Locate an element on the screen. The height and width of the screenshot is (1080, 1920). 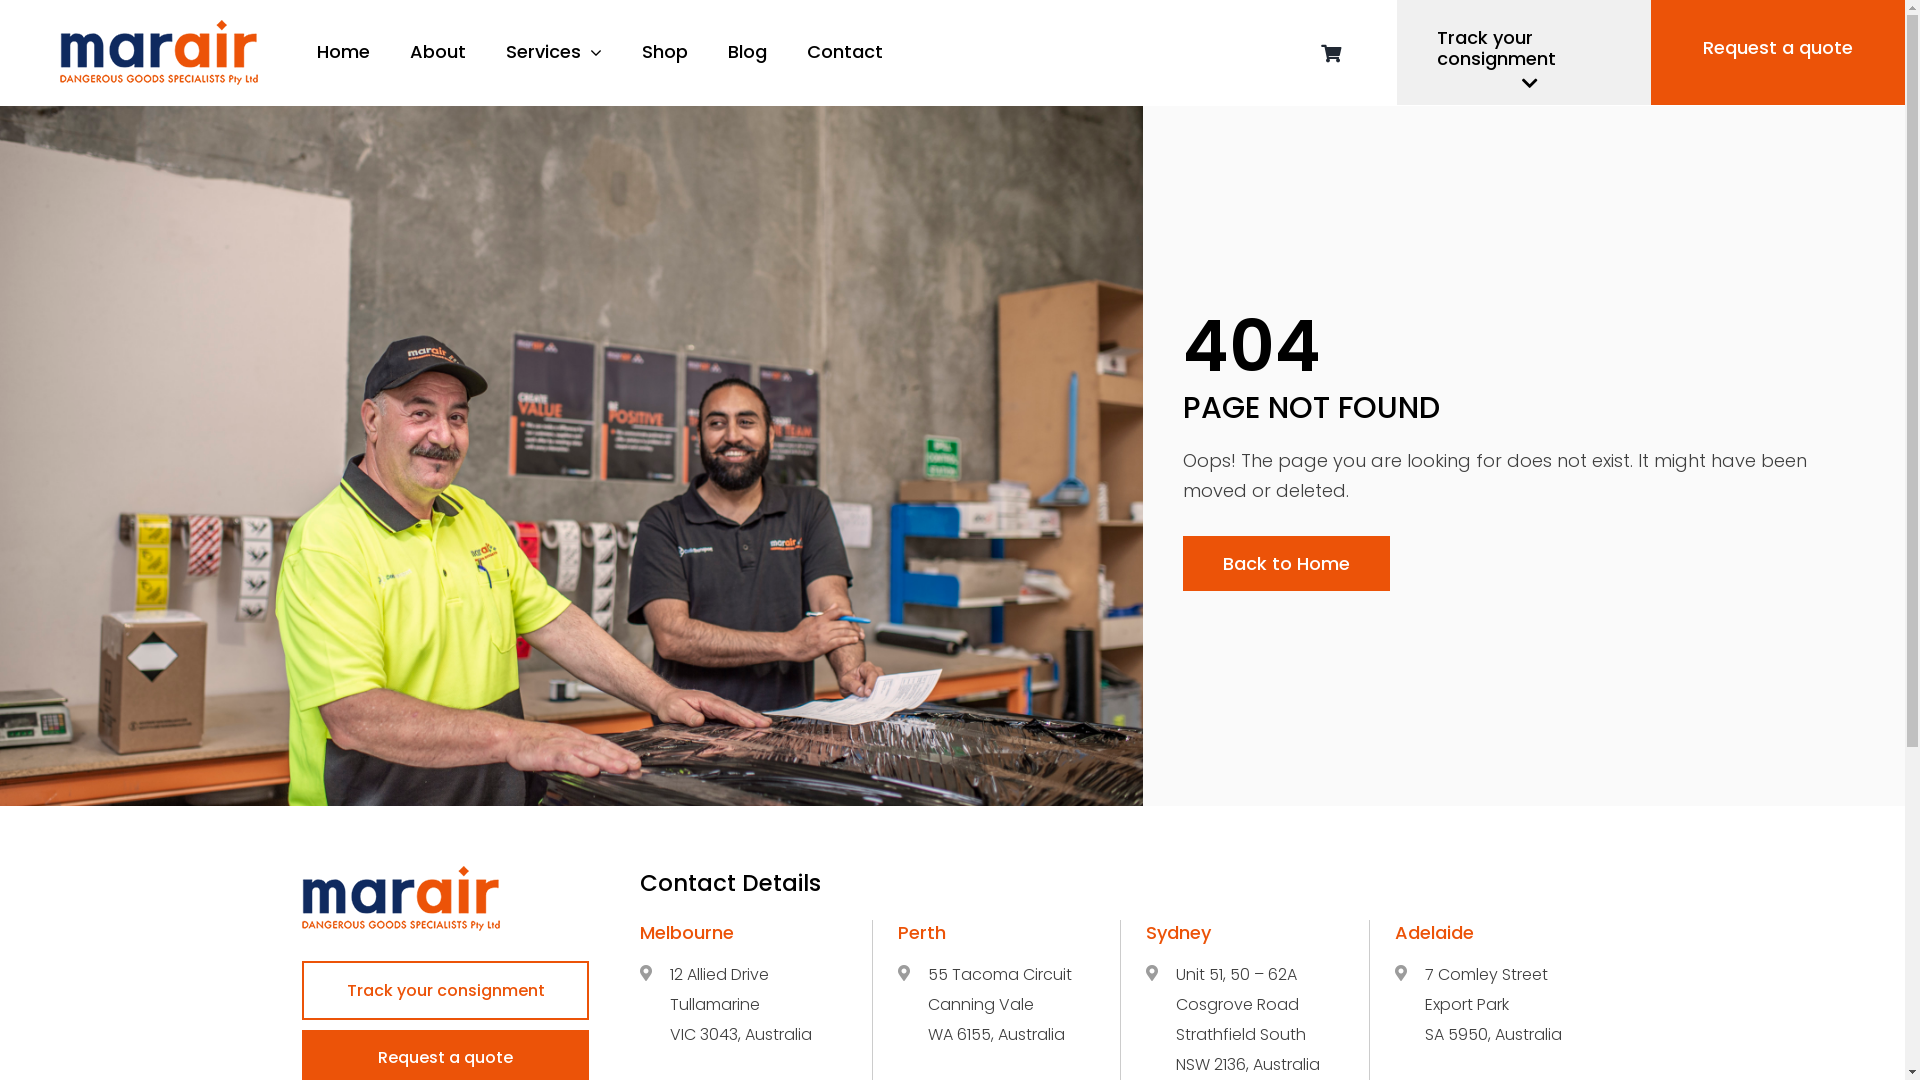
'Back to Home' is located at coordinates (1286, 563).